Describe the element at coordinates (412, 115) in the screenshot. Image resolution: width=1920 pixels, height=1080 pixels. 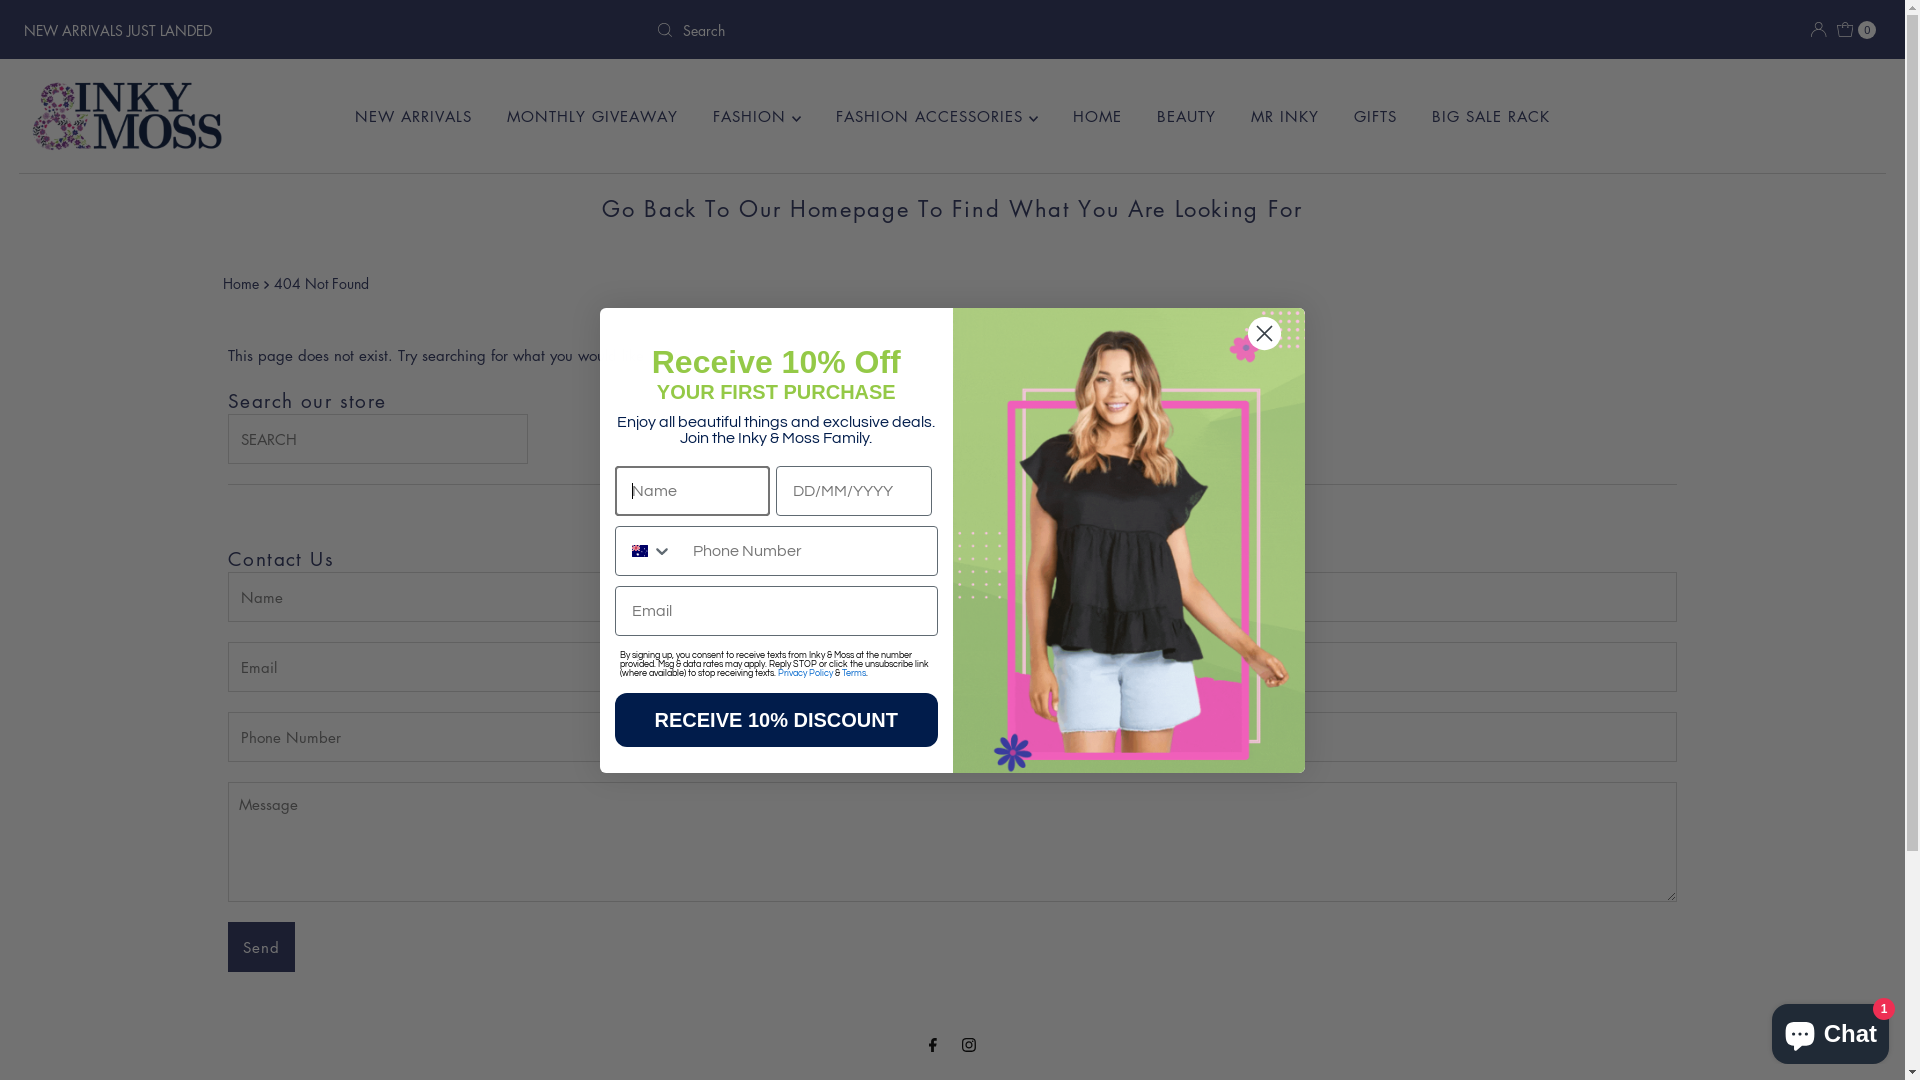
I see `'NEW ARRIVALS'` at that location.